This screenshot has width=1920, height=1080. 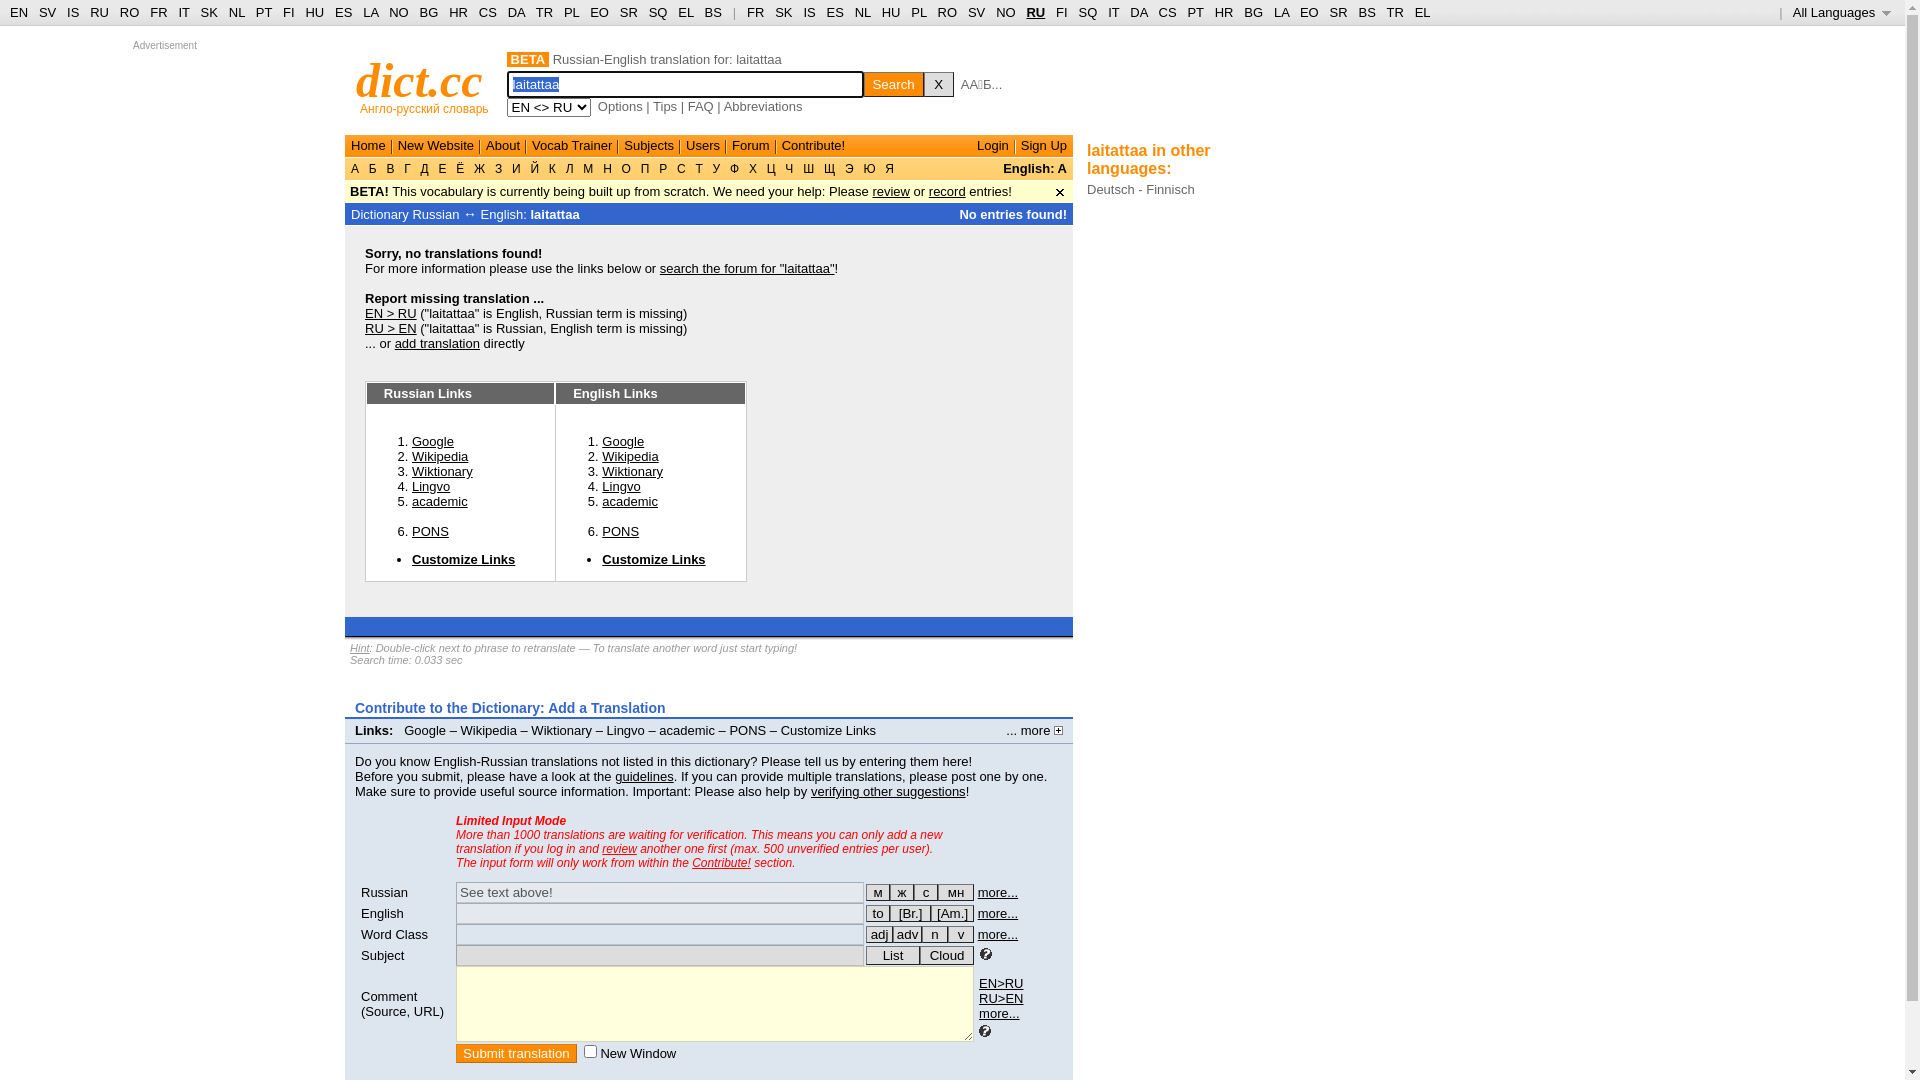 I want to click on 'CS', so click(x=488, y=12).